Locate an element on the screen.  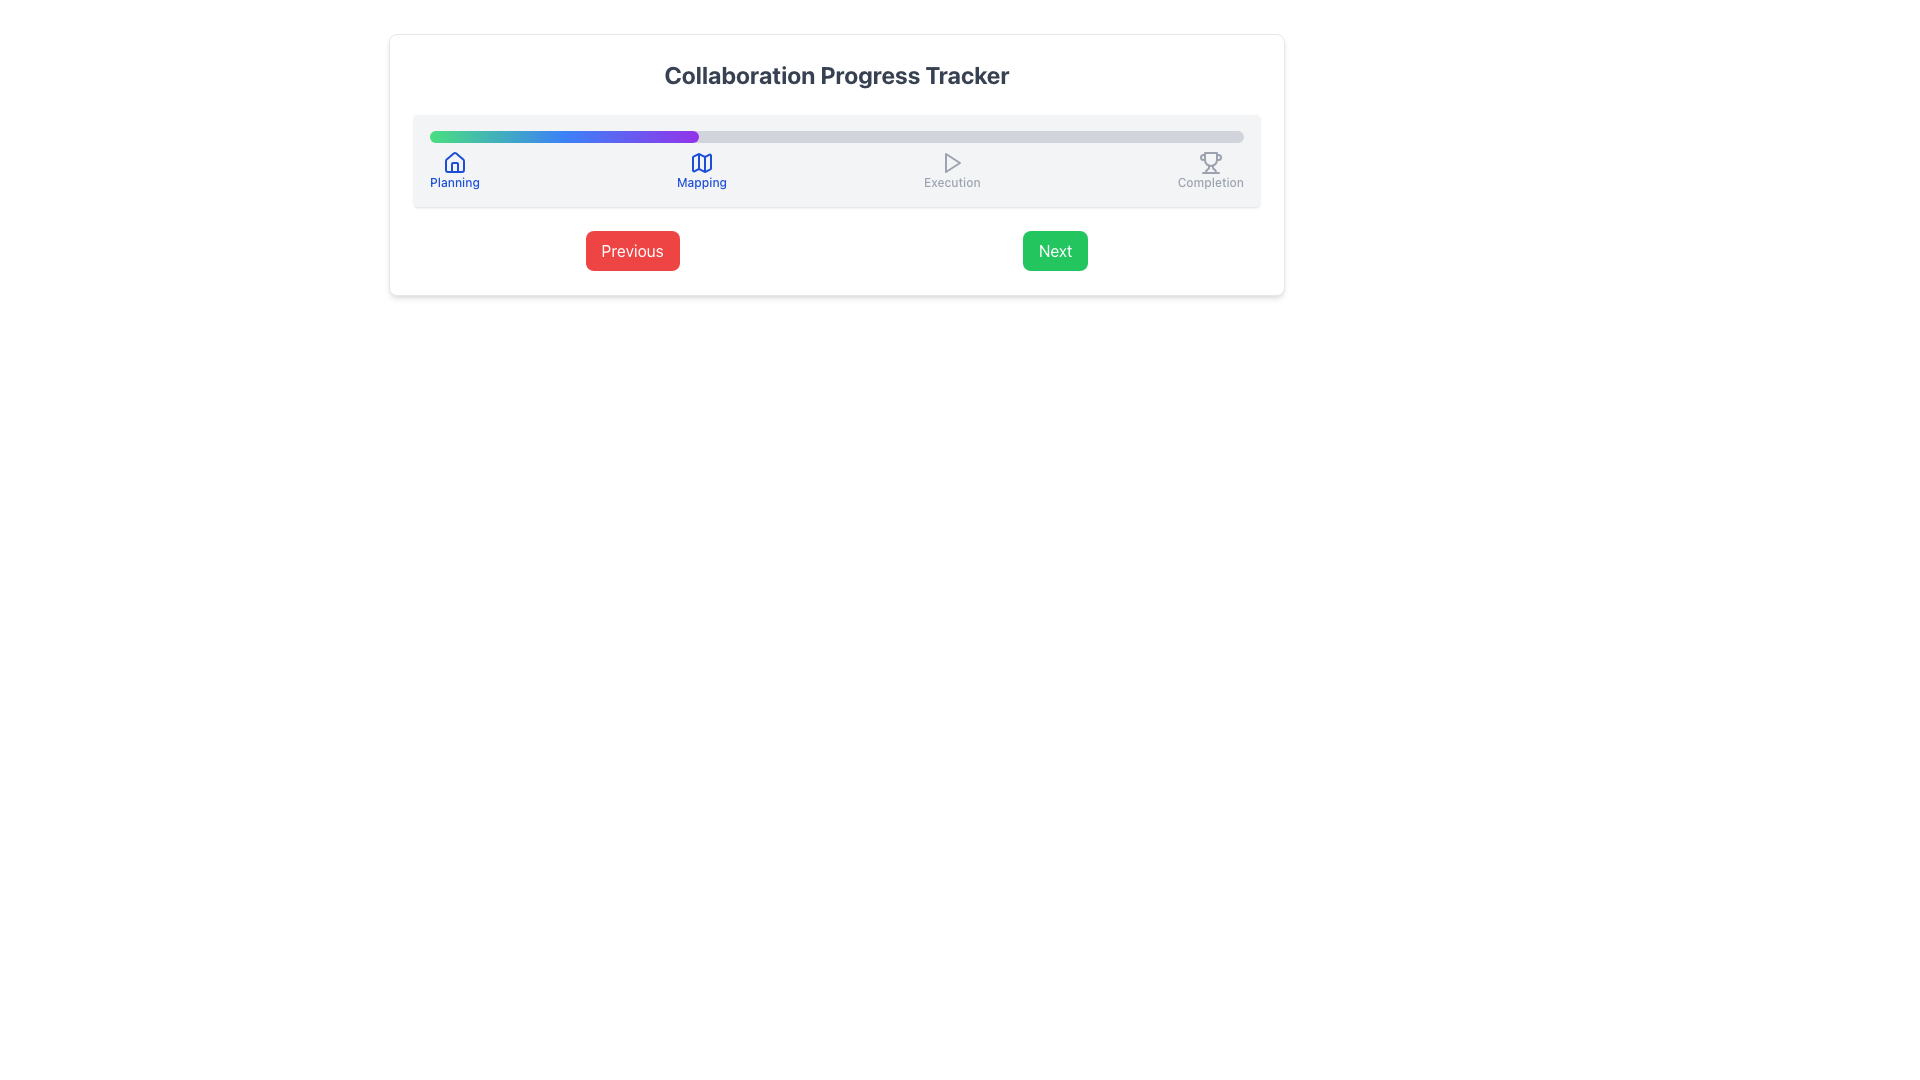
the house icon with a blue outline located above the 'Planning' label is located at coordinates (453, 161).